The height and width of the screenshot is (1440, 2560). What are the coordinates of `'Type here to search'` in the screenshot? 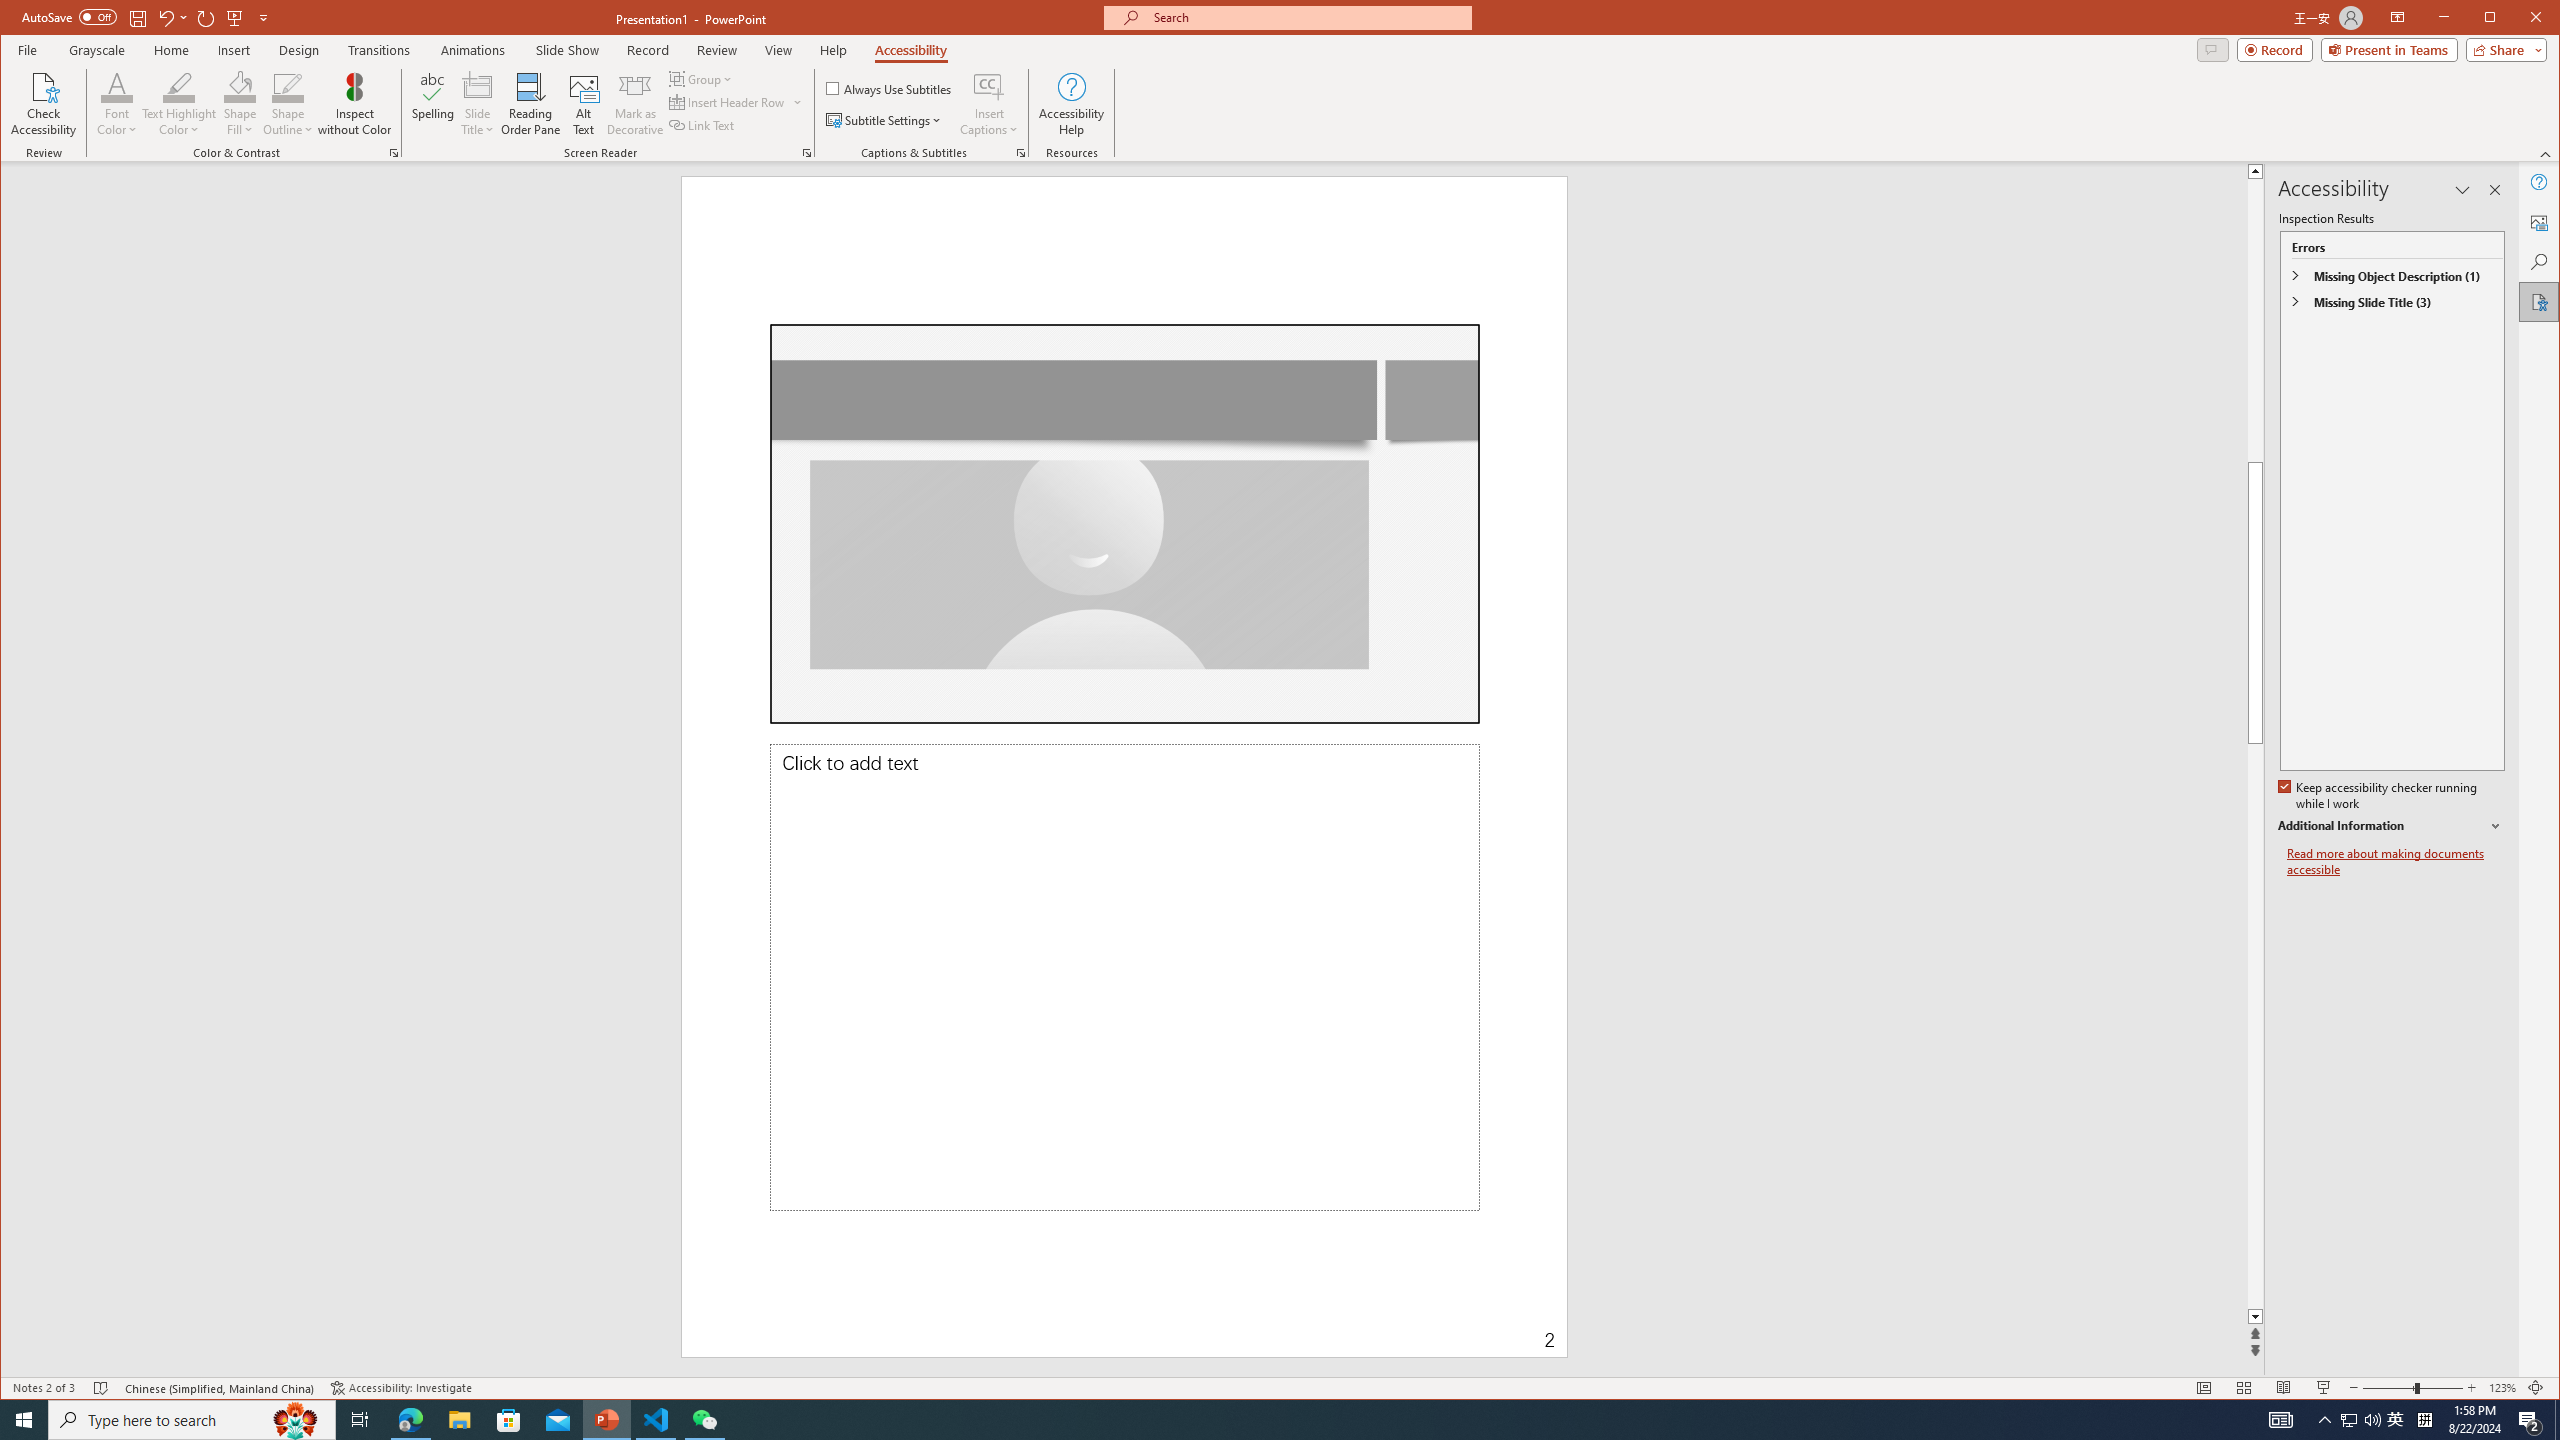 It's located at (191, 1418).